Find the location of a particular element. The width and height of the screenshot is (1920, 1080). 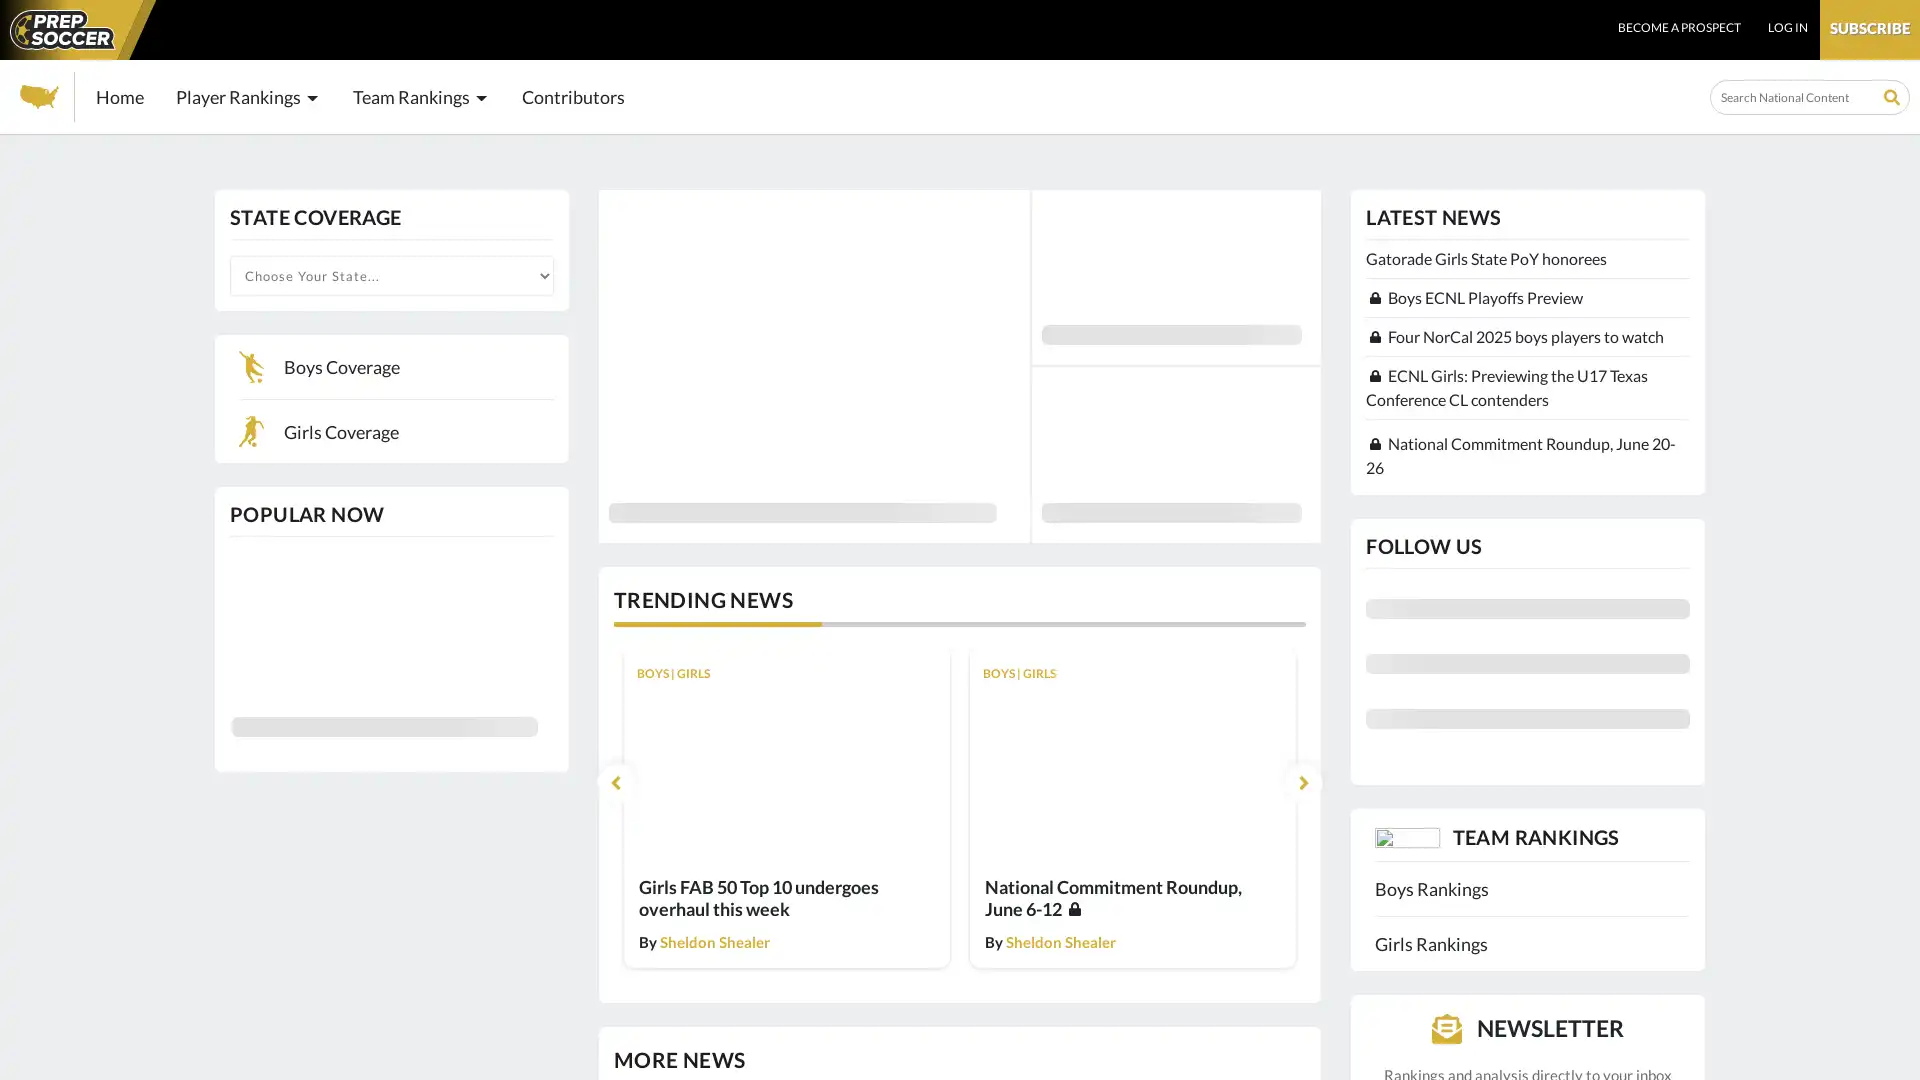

Next is located at coordinates (1302, 781).